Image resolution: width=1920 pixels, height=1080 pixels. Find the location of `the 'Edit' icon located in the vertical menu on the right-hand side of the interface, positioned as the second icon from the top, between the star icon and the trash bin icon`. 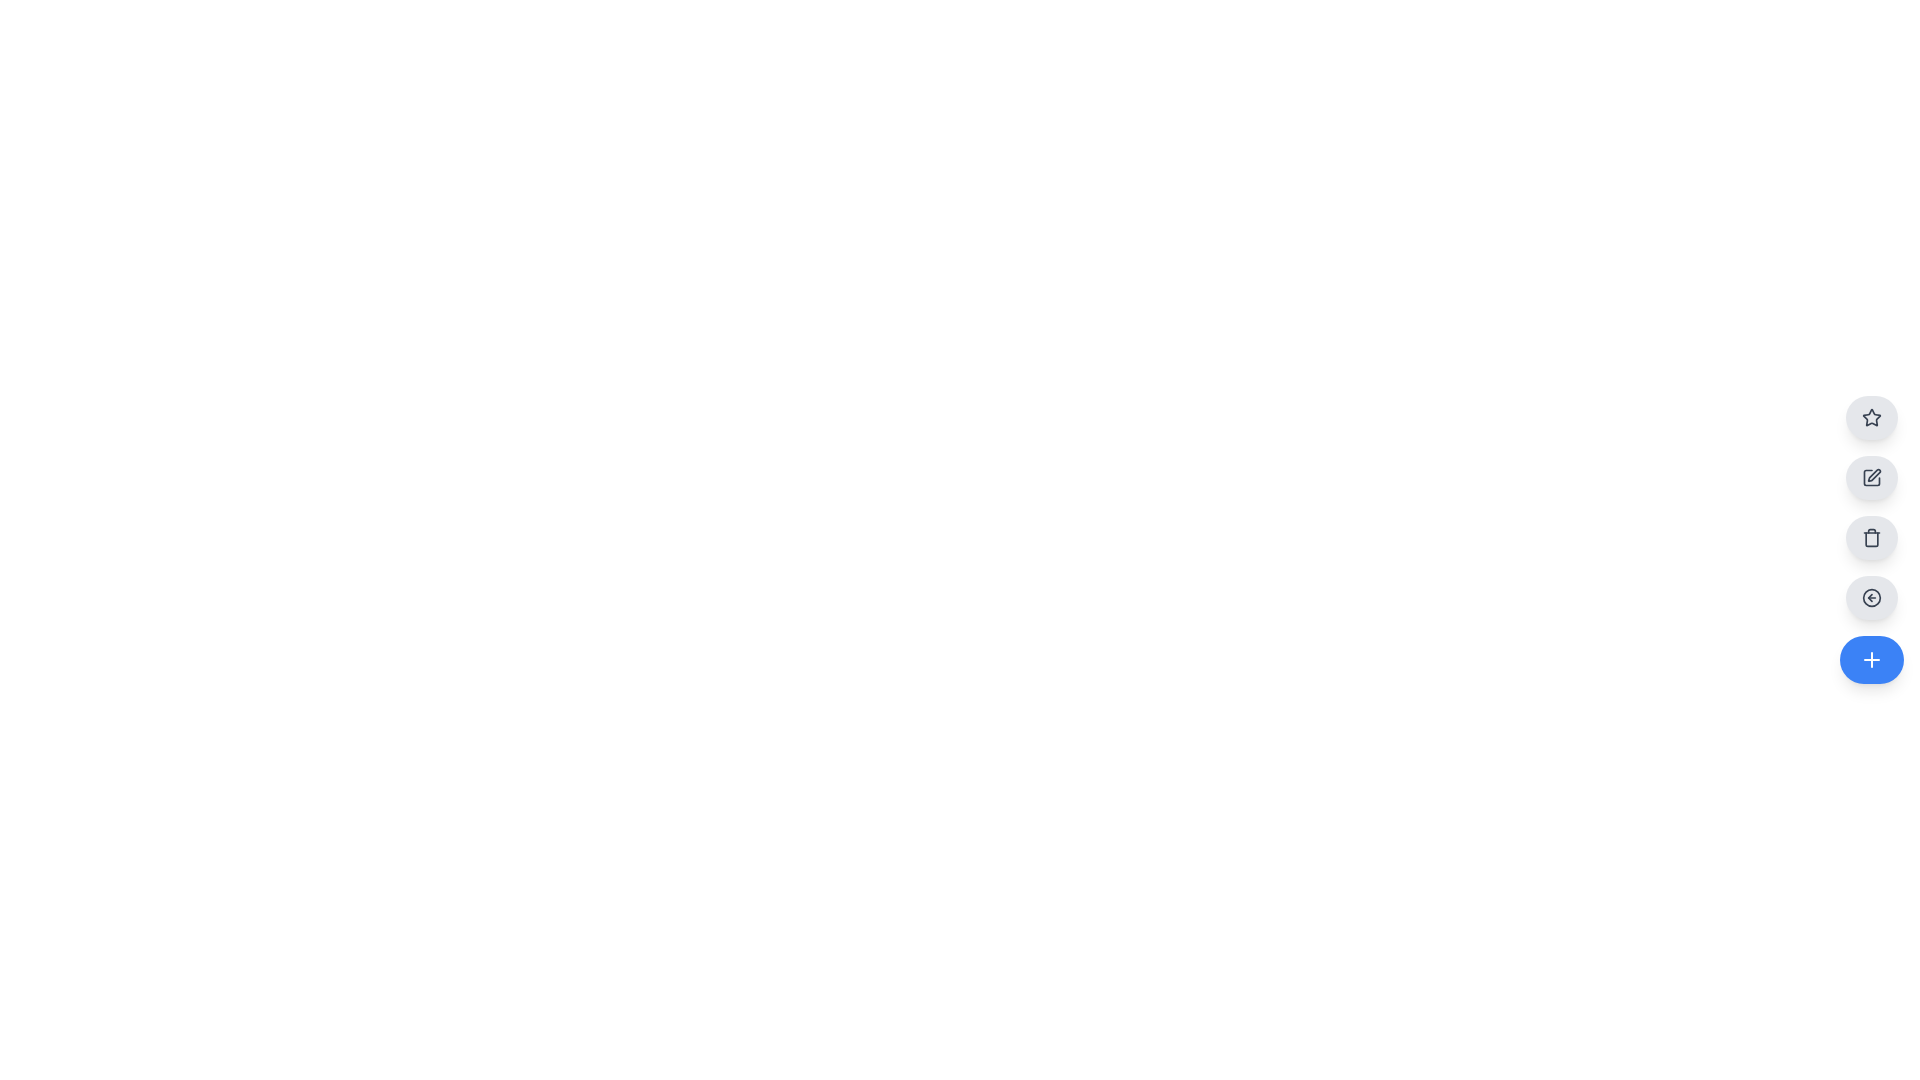

the 'Edit' icon located in the vertical menu on the right-hand side of the interface, positioned as the second icon from the top, between the star icon and the trash bin icon is located at coordinates (1871, 478).